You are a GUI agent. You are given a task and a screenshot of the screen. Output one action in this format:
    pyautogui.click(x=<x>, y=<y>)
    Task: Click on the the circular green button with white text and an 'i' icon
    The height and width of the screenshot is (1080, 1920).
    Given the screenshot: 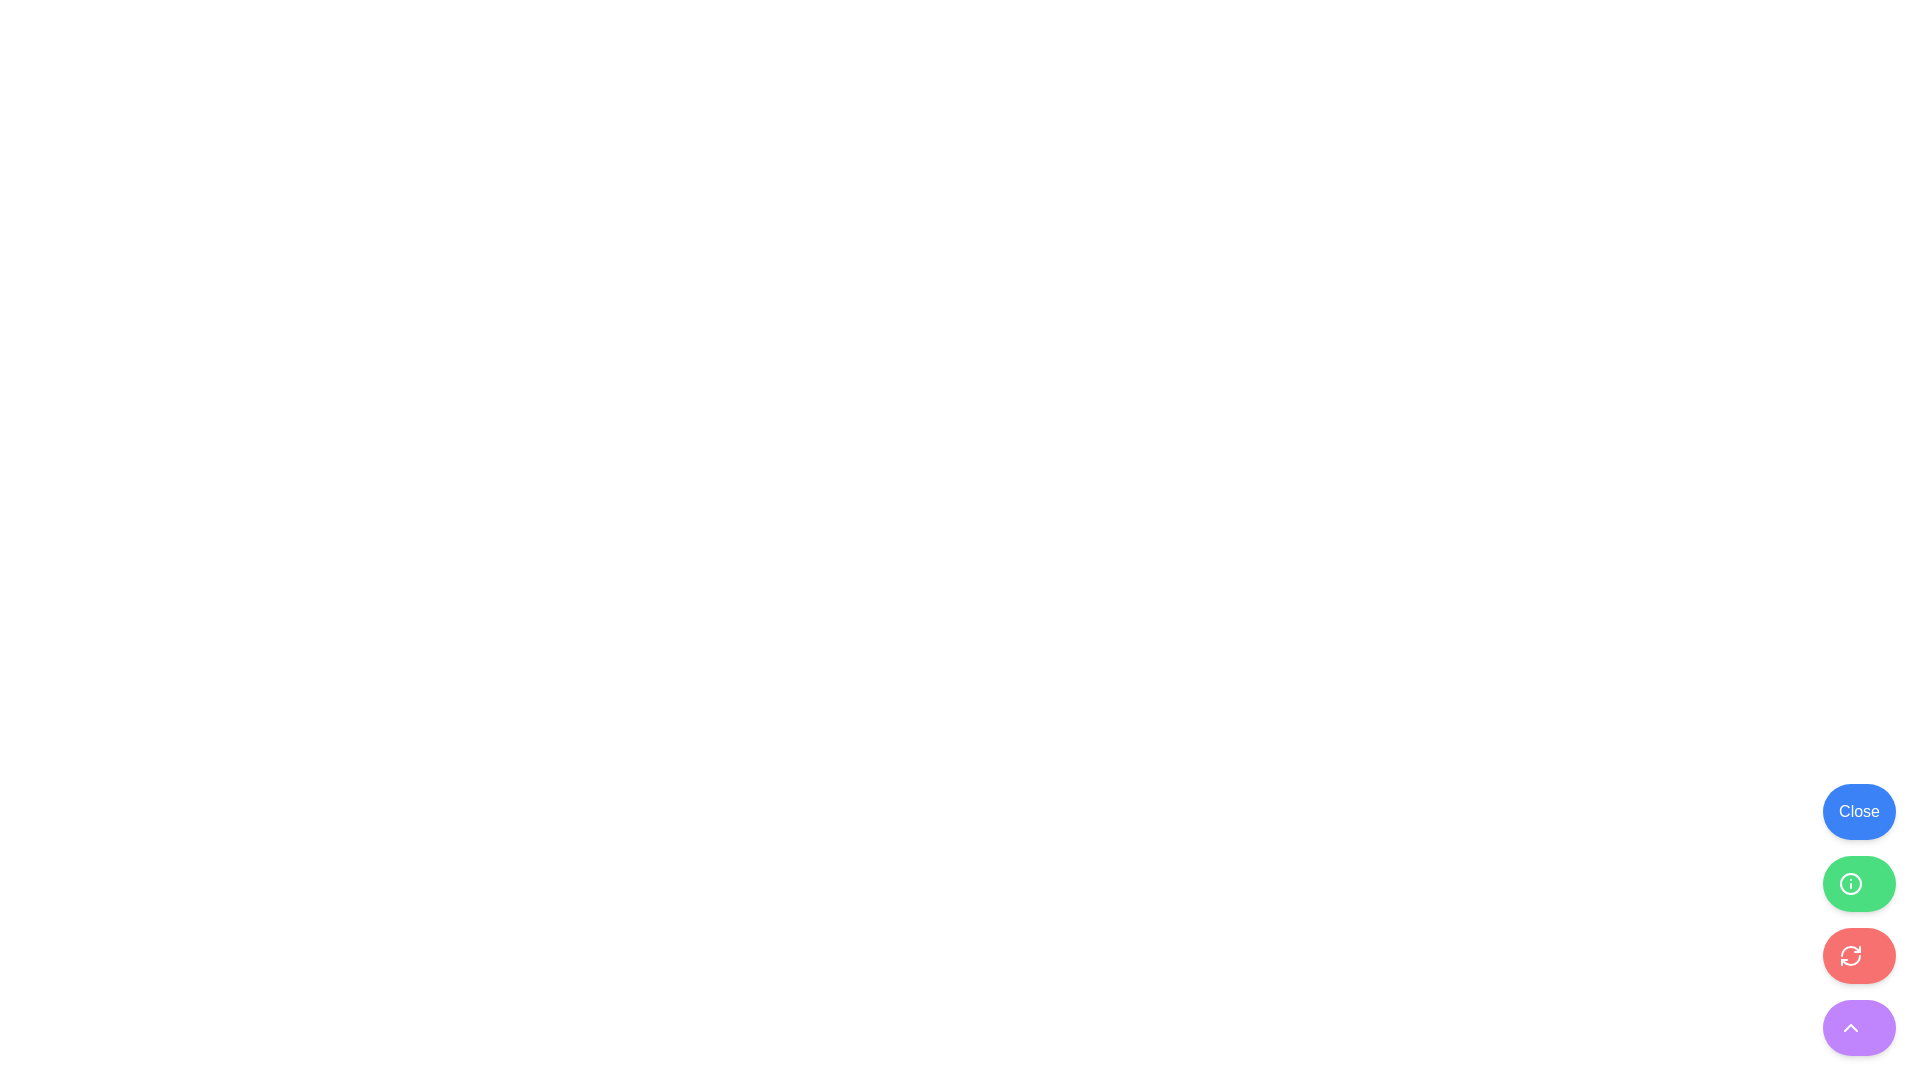 What is the action you would take?
    pyautogui.click(x=1858, y=882)
    